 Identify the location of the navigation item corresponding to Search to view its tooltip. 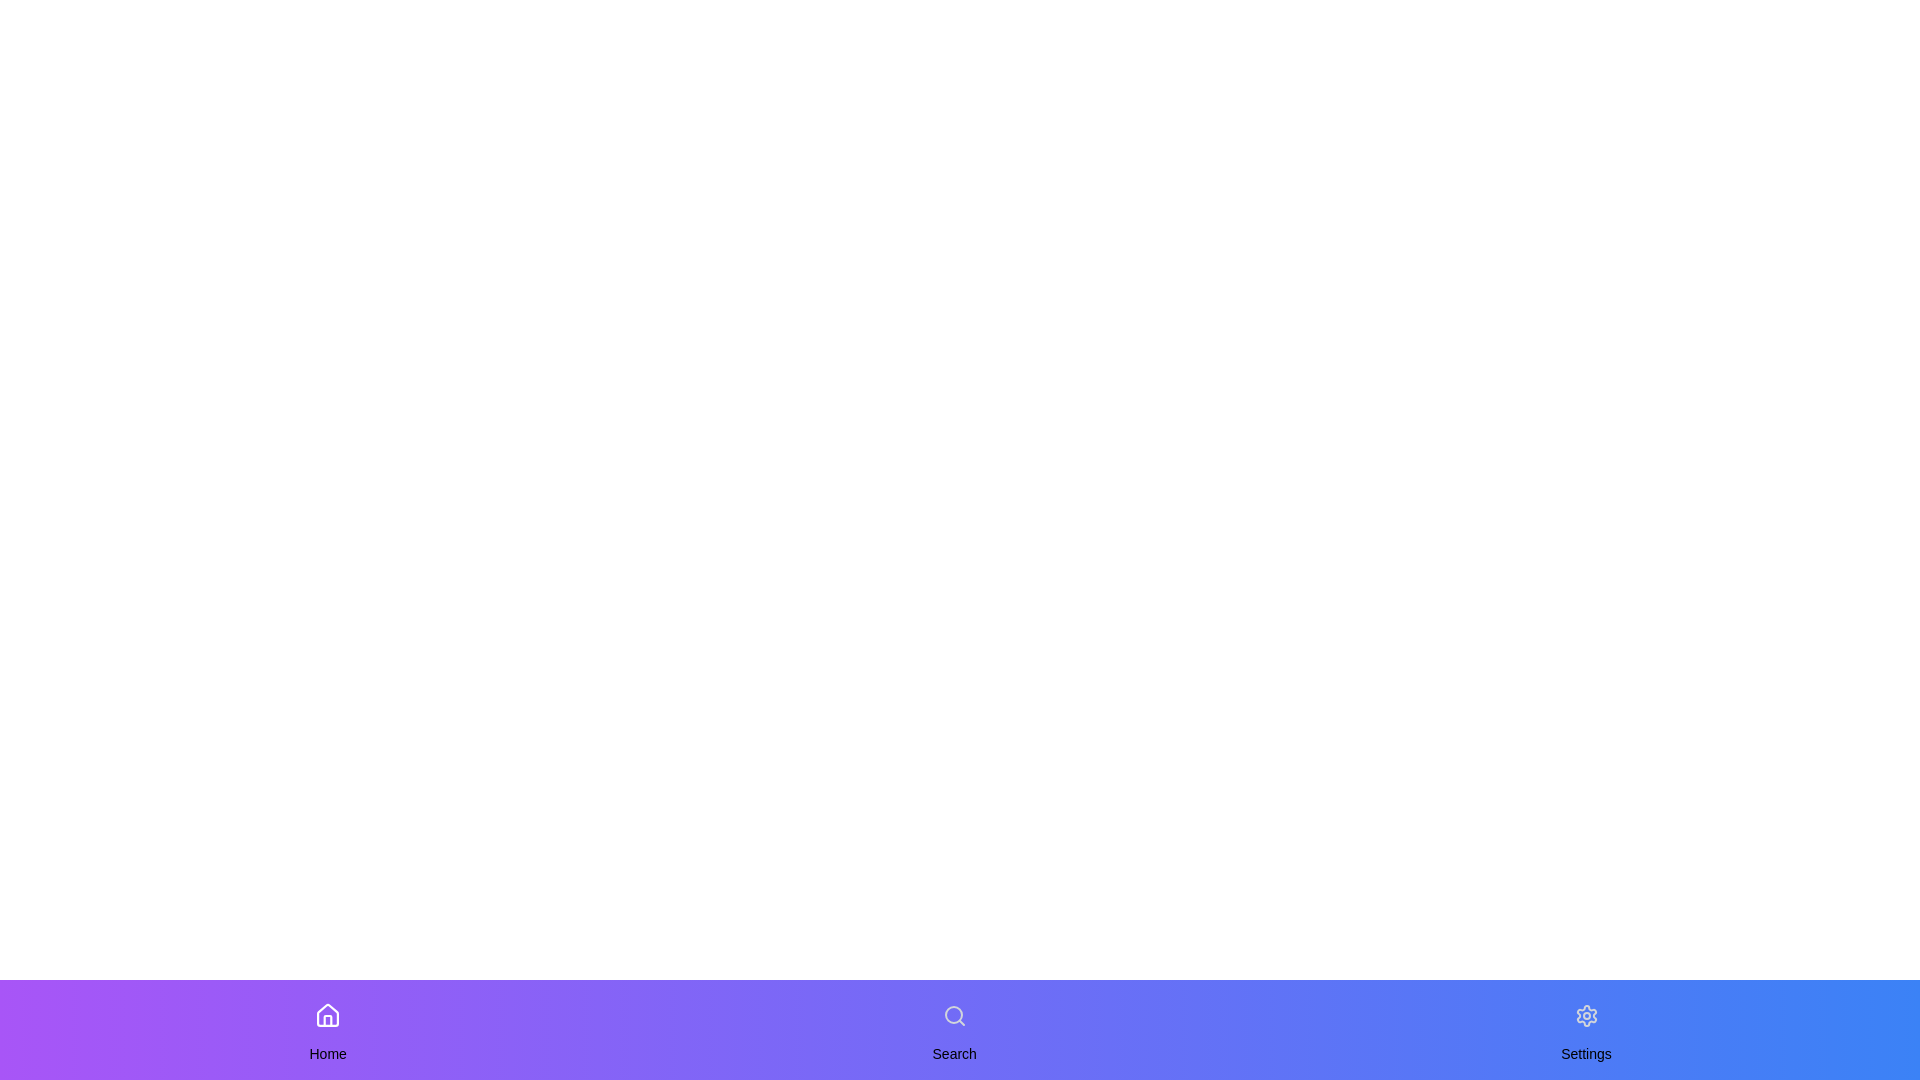
(953, 1015).